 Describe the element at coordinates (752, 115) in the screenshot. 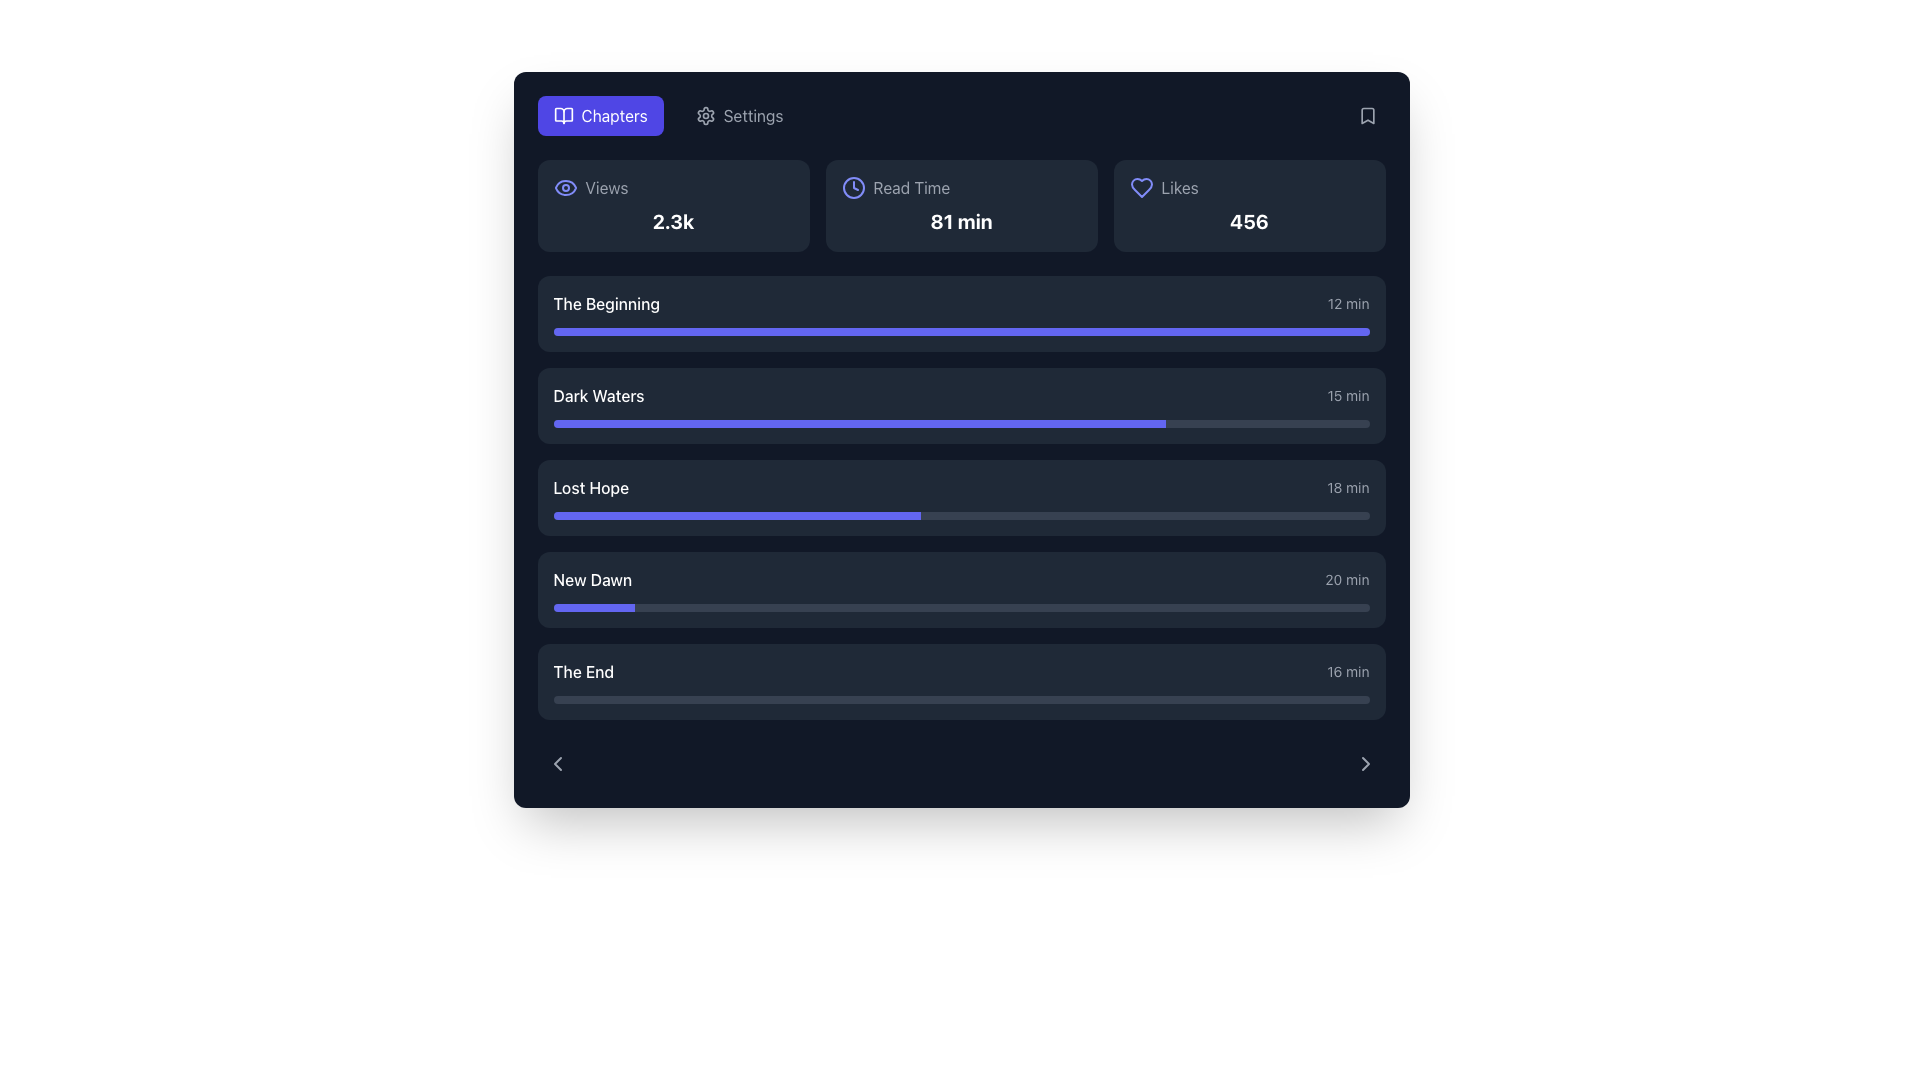

I see `the 'Settings' text label in the top navigation bar for keyboard navigation` at that location.